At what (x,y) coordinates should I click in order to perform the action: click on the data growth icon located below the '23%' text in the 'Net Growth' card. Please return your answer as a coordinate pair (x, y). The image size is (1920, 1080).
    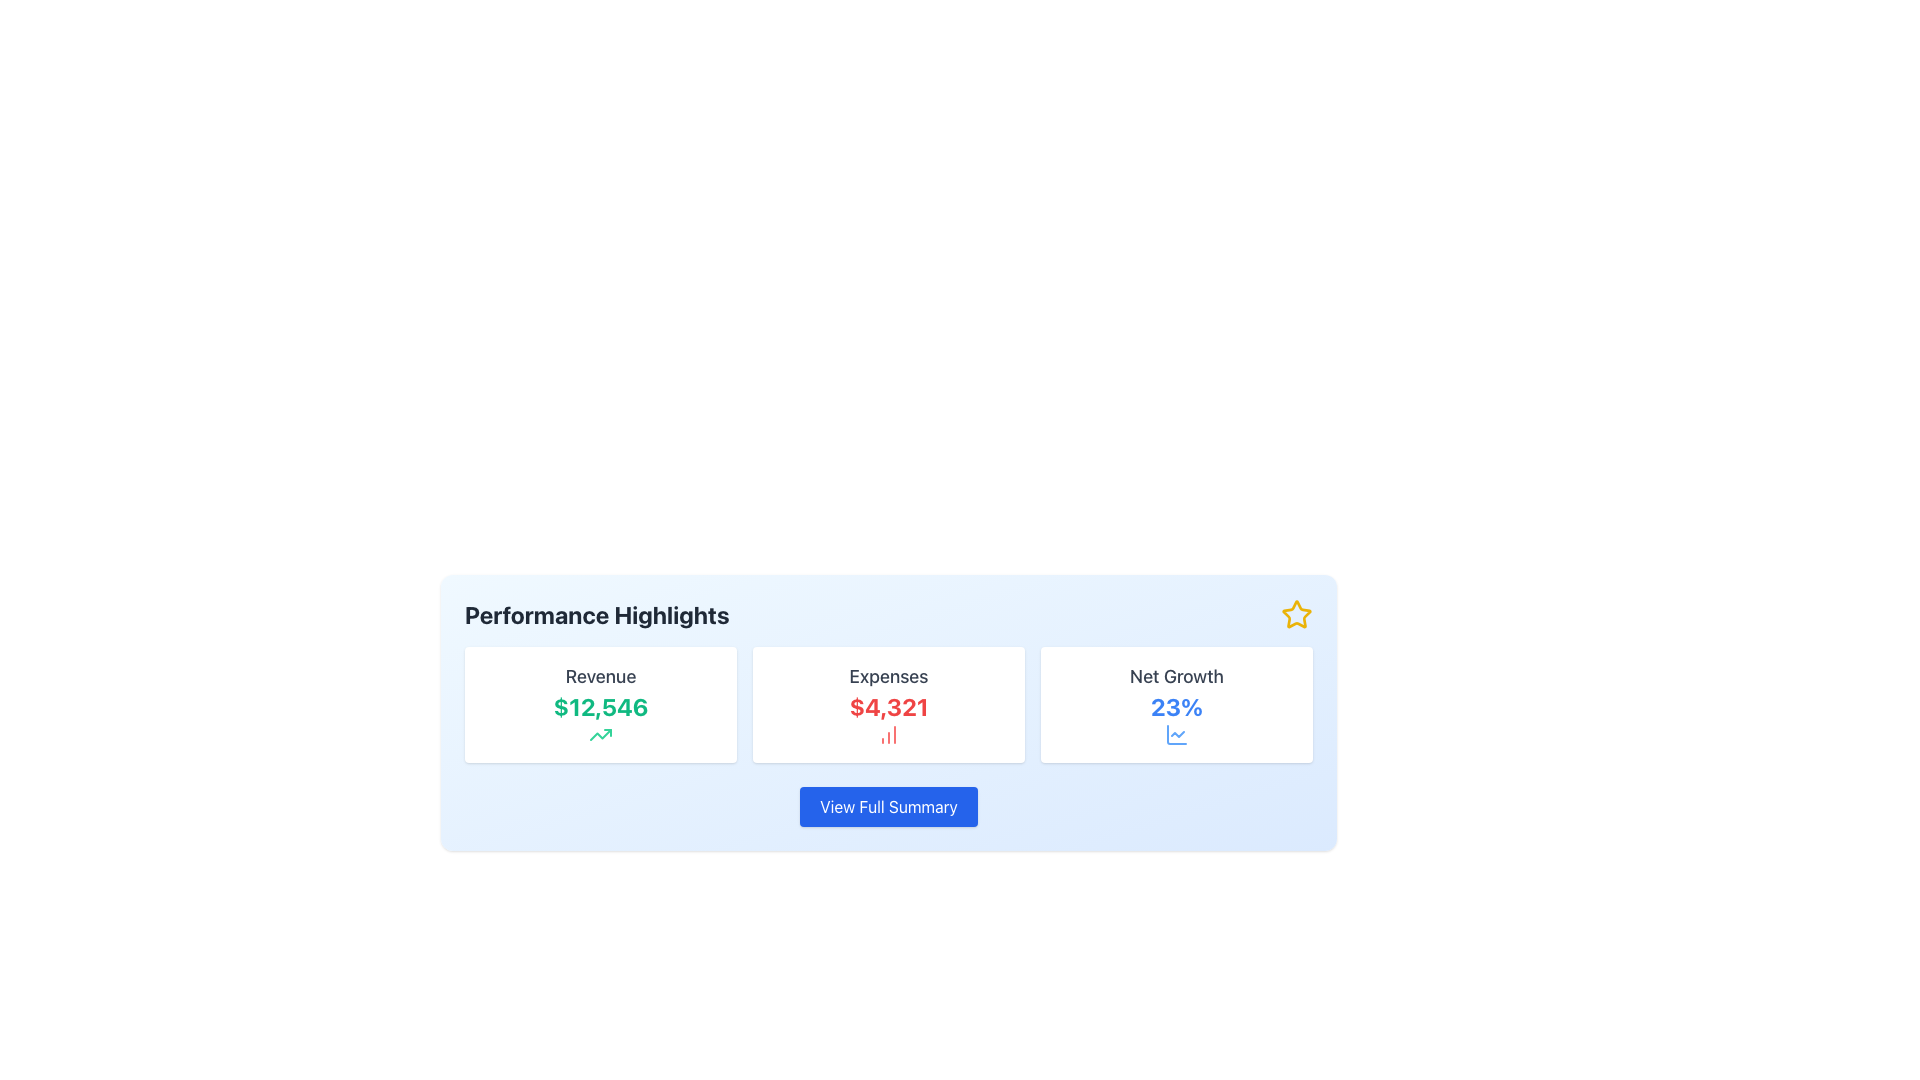
    Looking at the image, I should click on (1176, 735).